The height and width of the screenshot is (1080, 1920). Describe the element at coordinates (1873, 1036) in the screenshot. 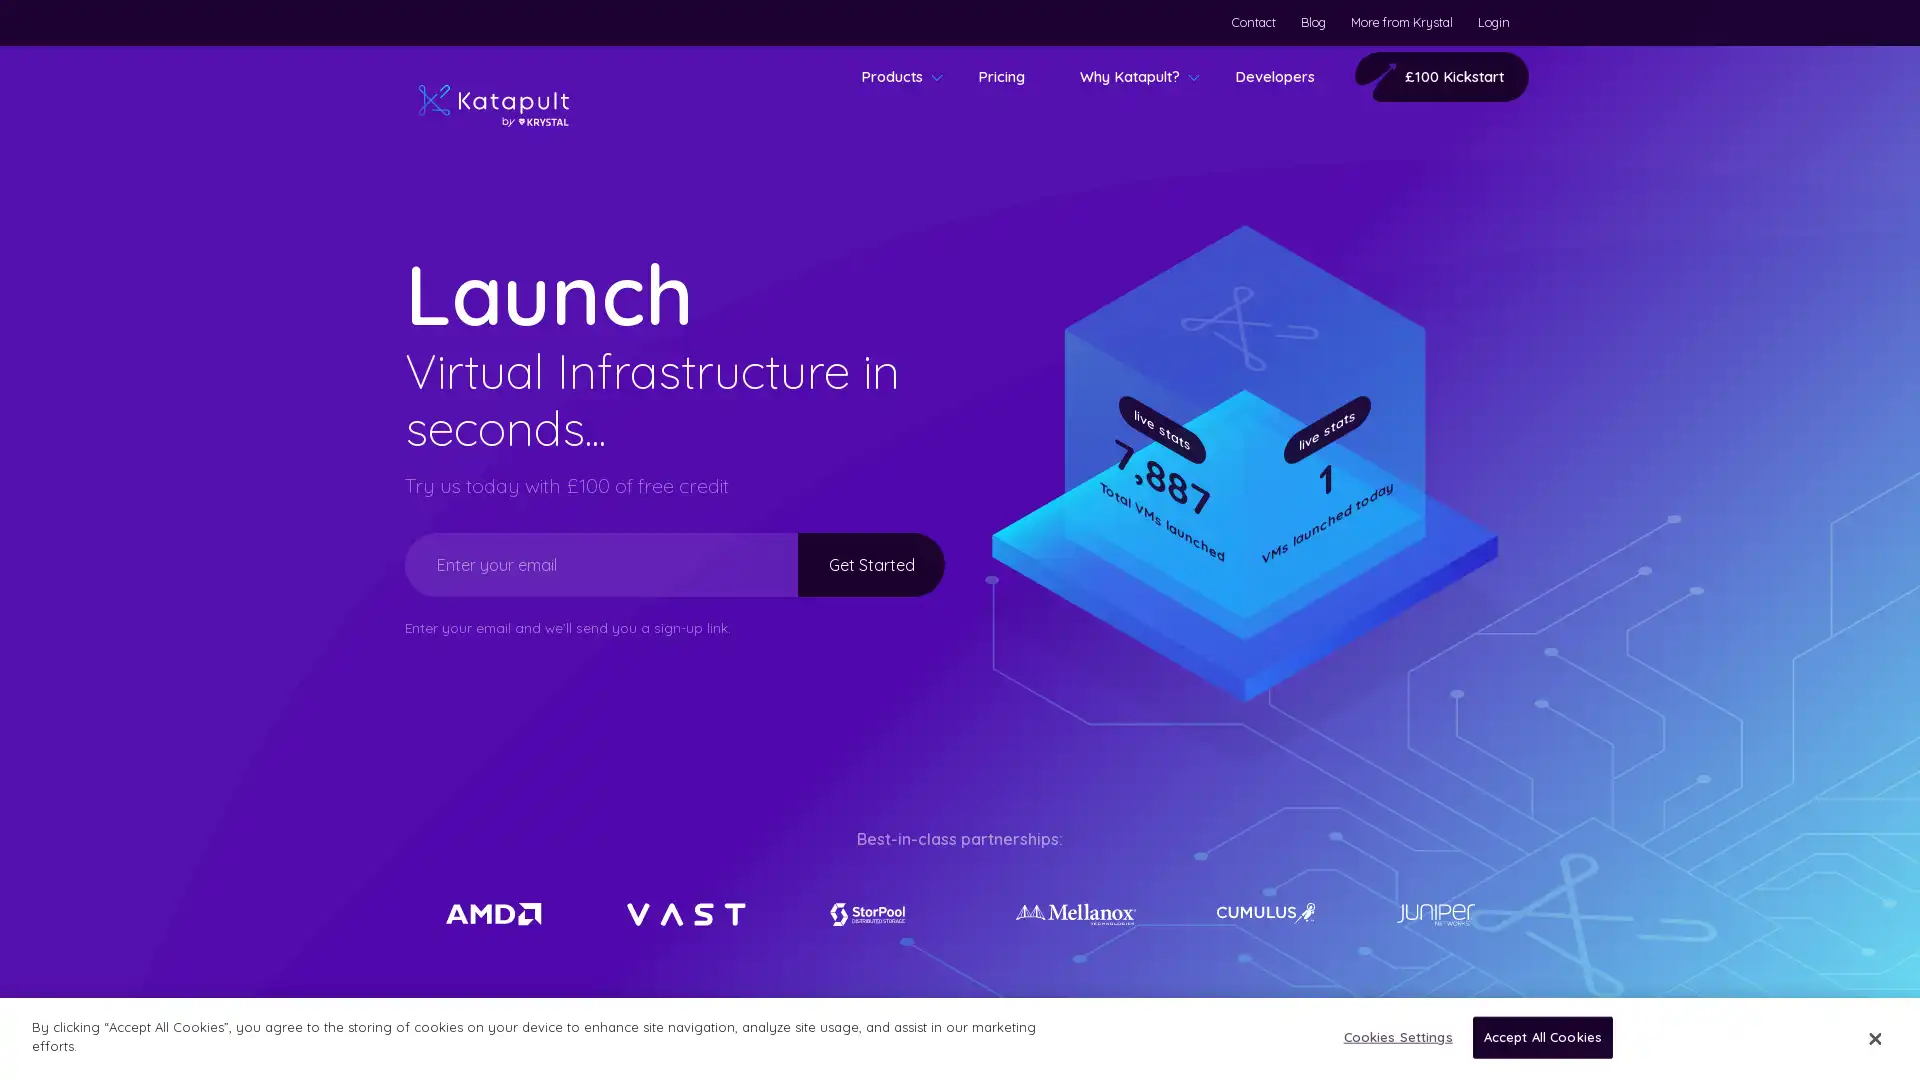

I see `Close` at that location.